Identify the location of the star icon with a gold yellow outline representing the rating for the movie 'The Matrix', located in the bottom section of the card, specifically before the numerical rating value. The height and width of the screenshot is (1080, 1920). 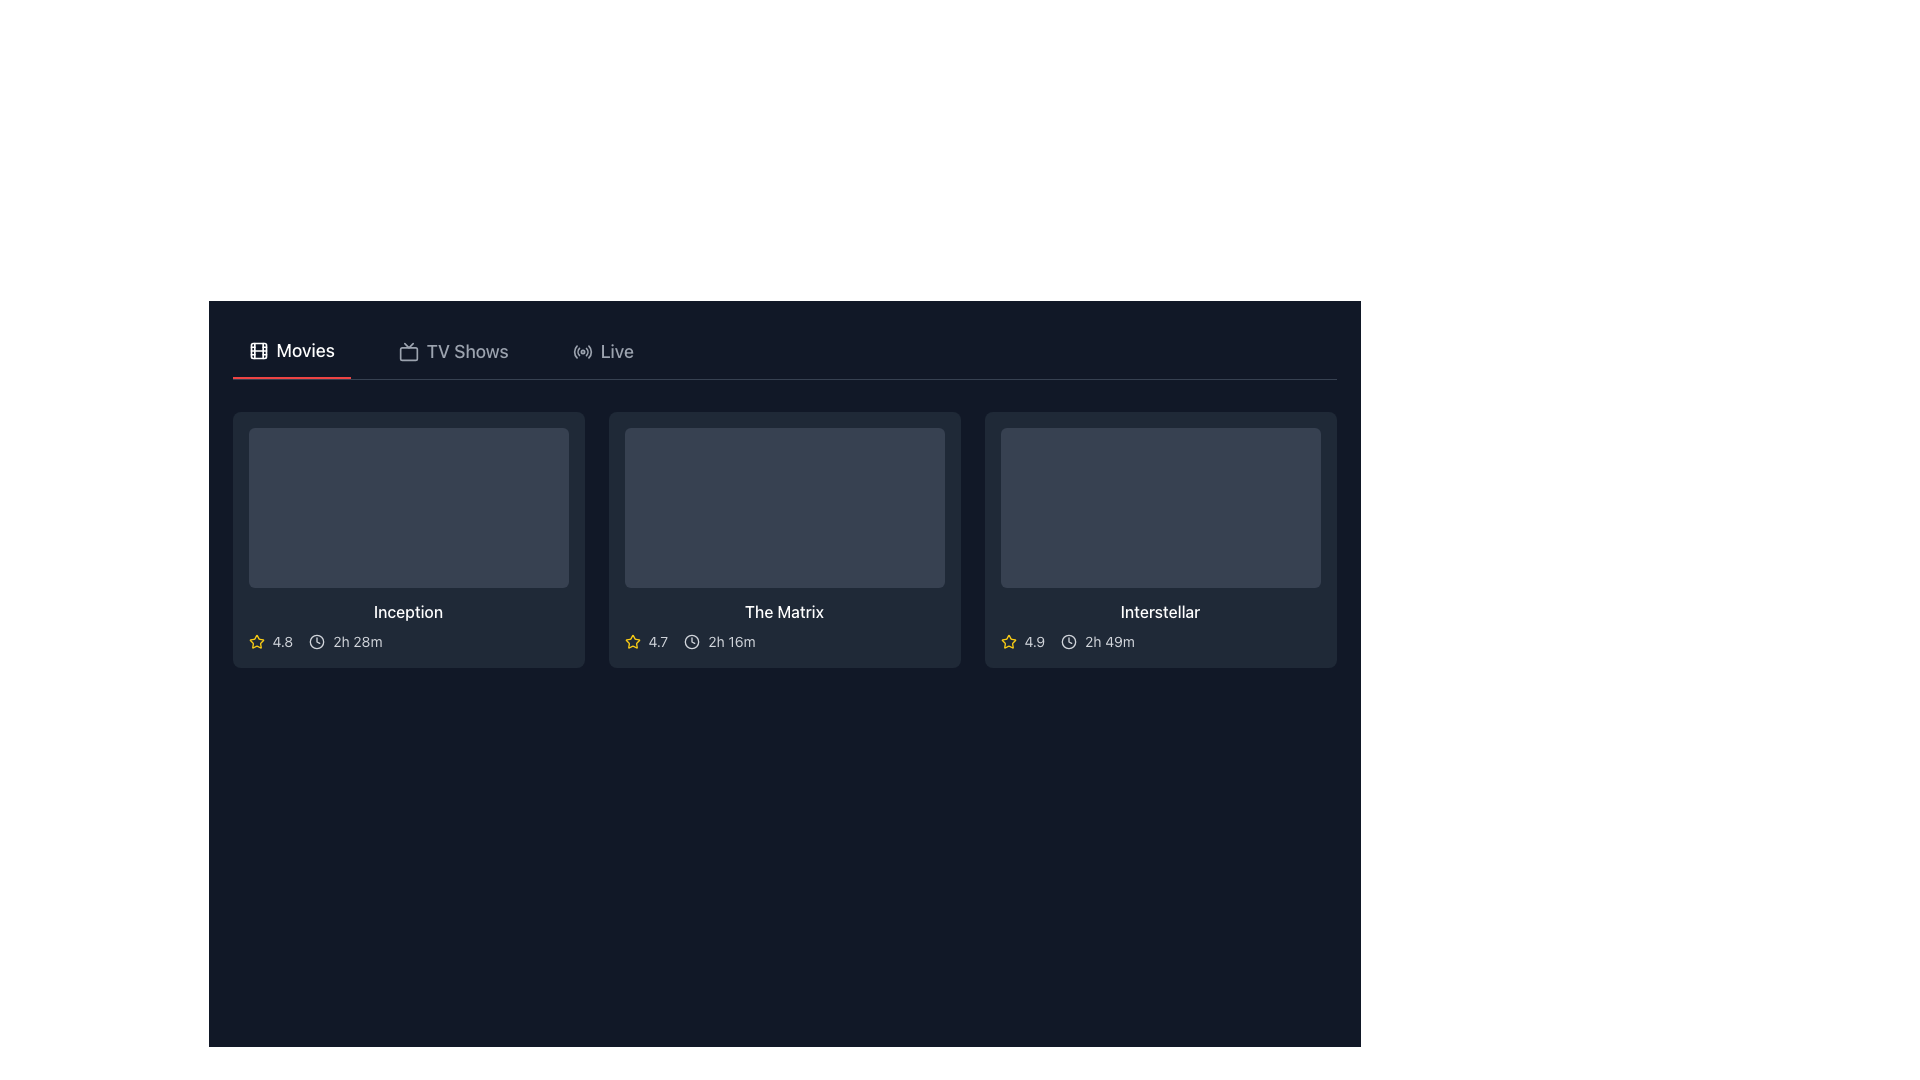
(255, 641).